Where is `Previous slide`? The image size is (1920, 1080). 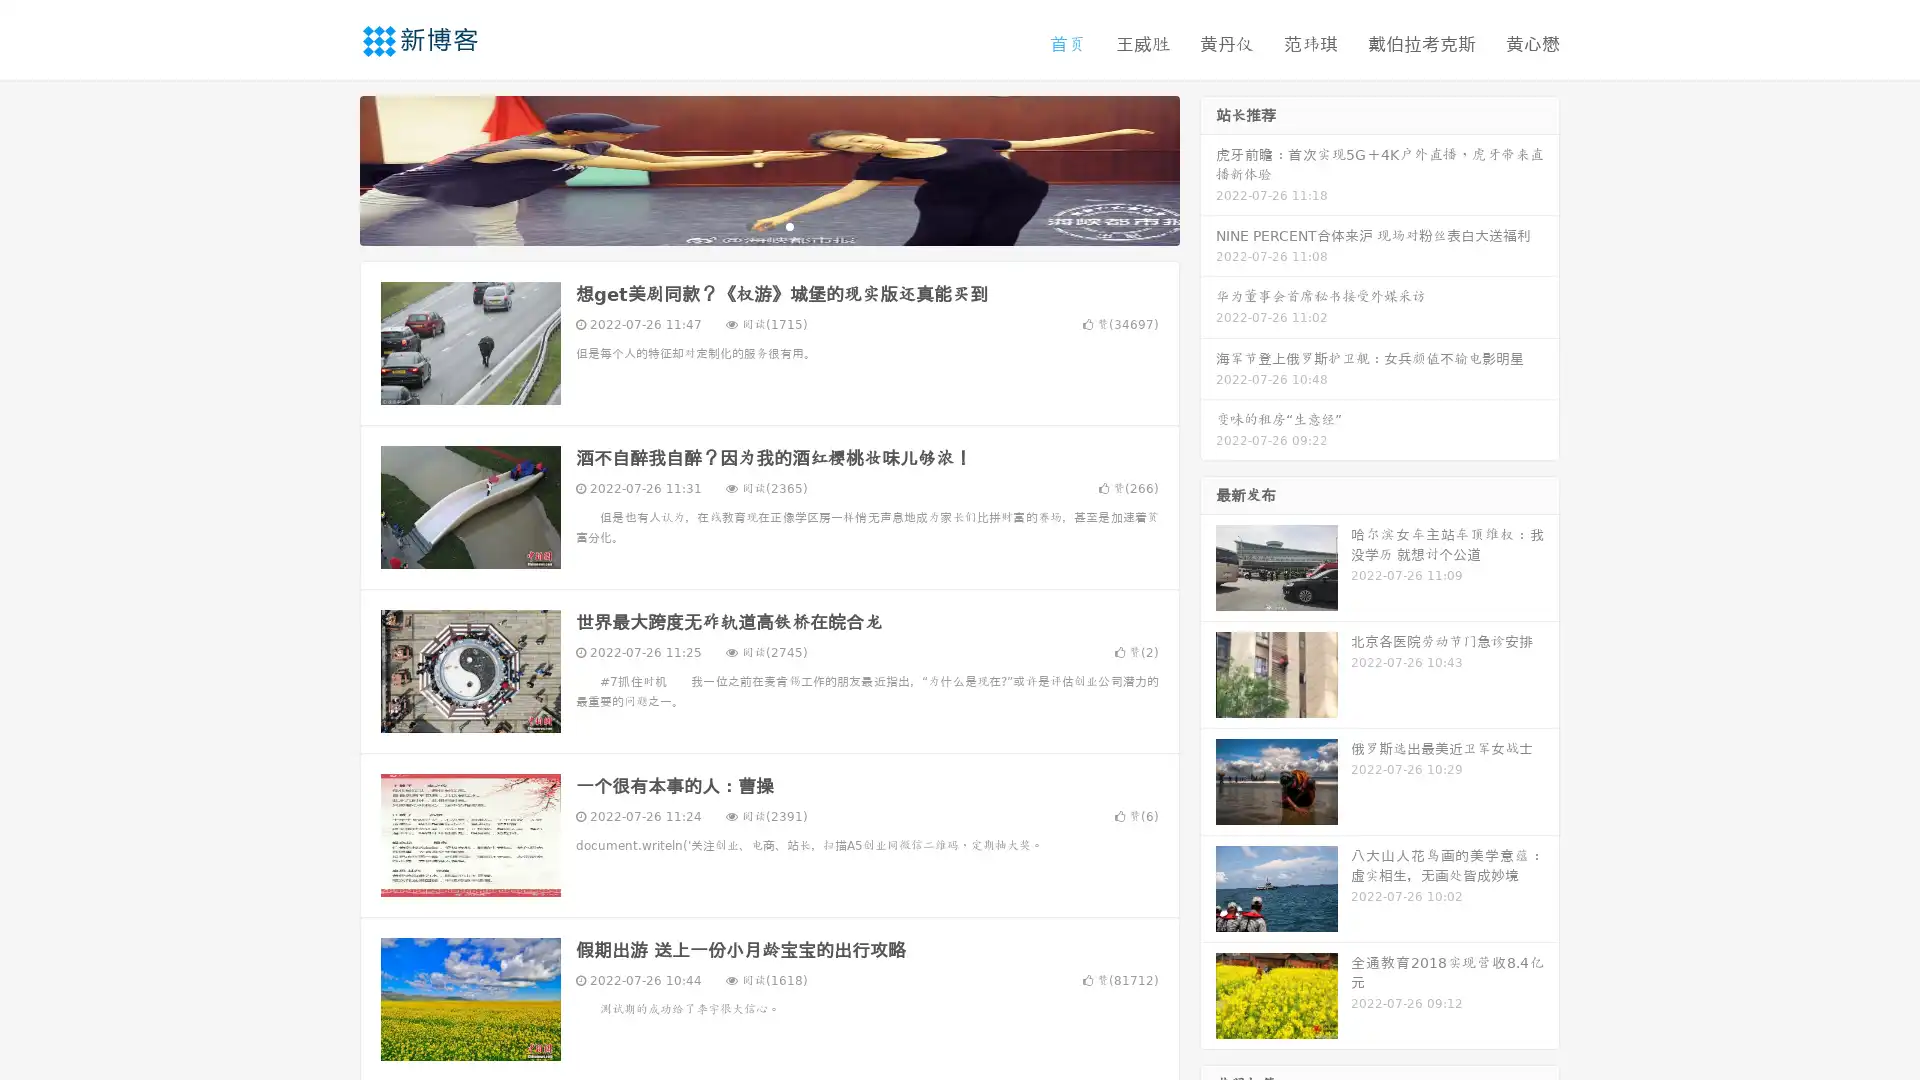
Previous slide is located at coordinates (330, 168).